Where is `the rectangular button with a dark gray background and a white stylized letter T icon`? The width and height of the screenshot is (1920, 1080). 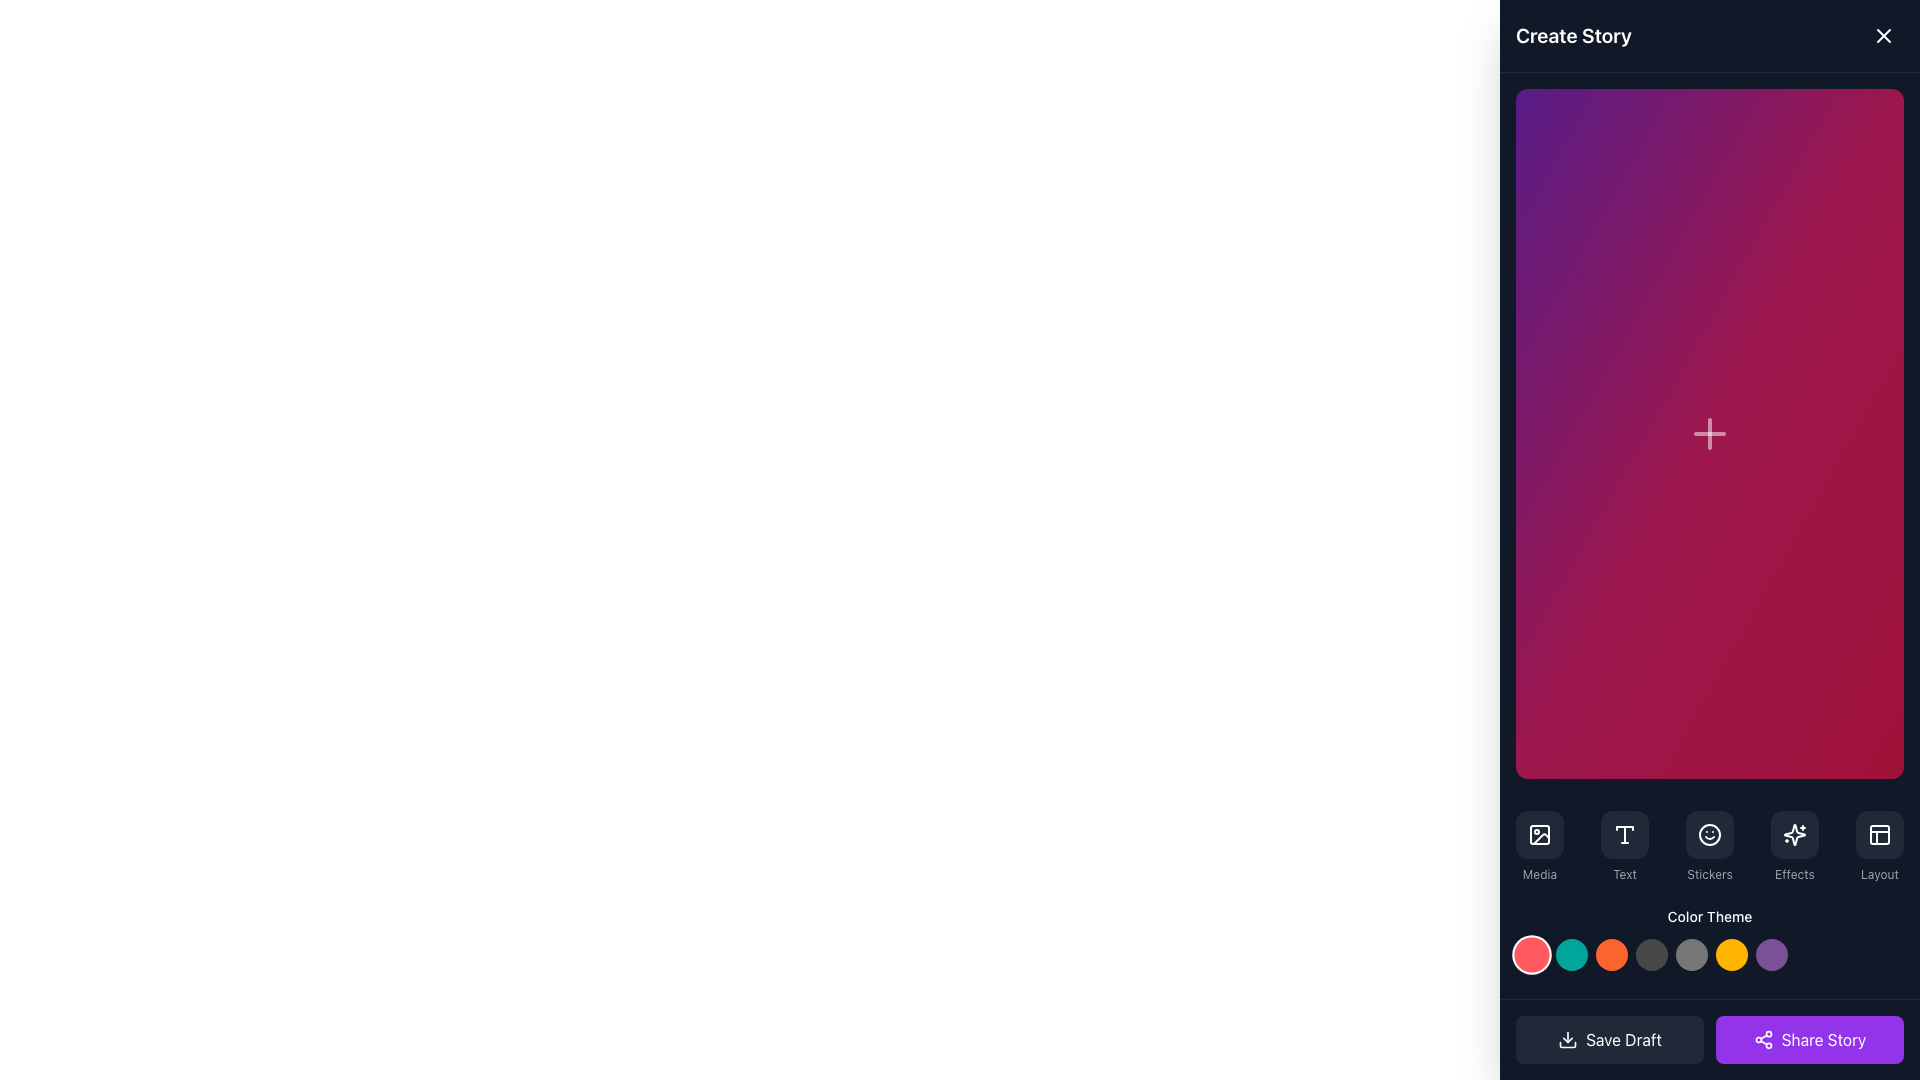
the rectangular button with a dark gray background and a white stylized letter T icon is located at coordinates (1625, 833).